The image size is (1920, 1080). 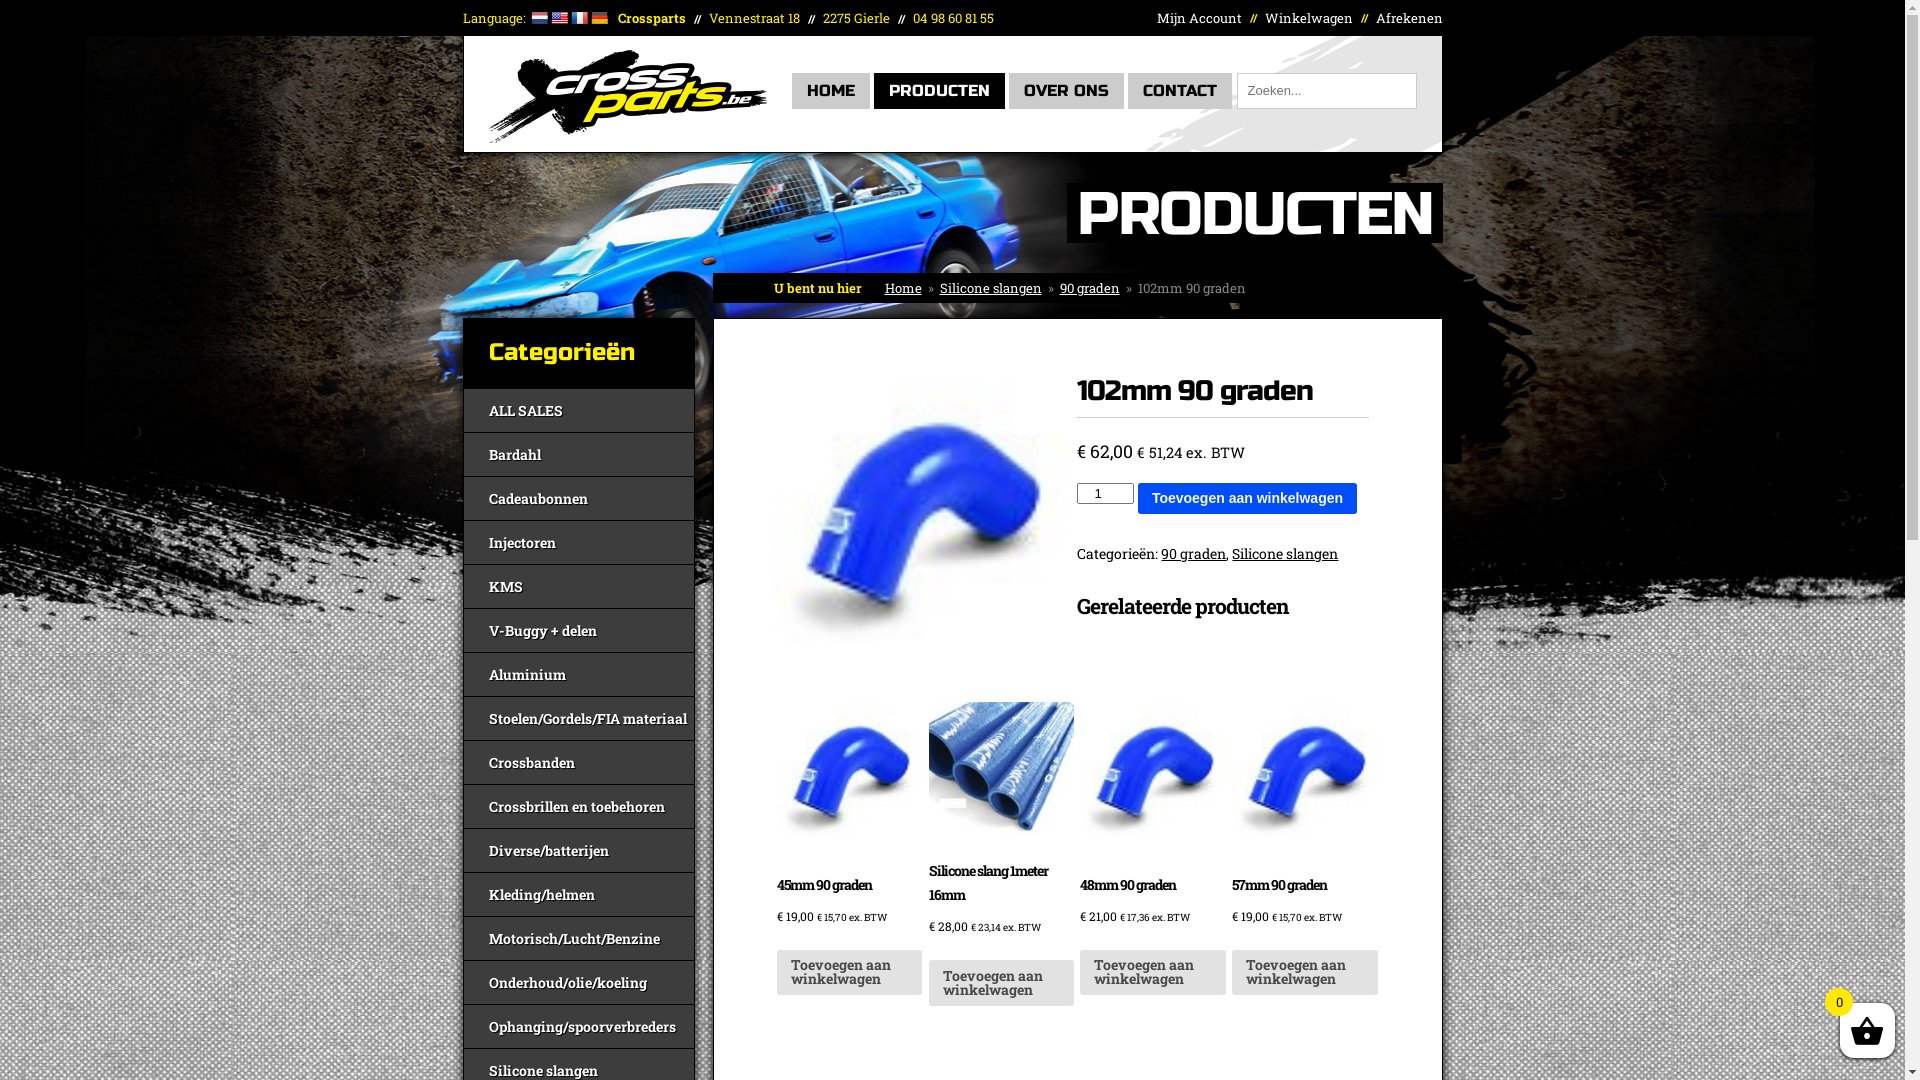 I want to click on 'Winkelwagen', so click(x=1308, y=18).